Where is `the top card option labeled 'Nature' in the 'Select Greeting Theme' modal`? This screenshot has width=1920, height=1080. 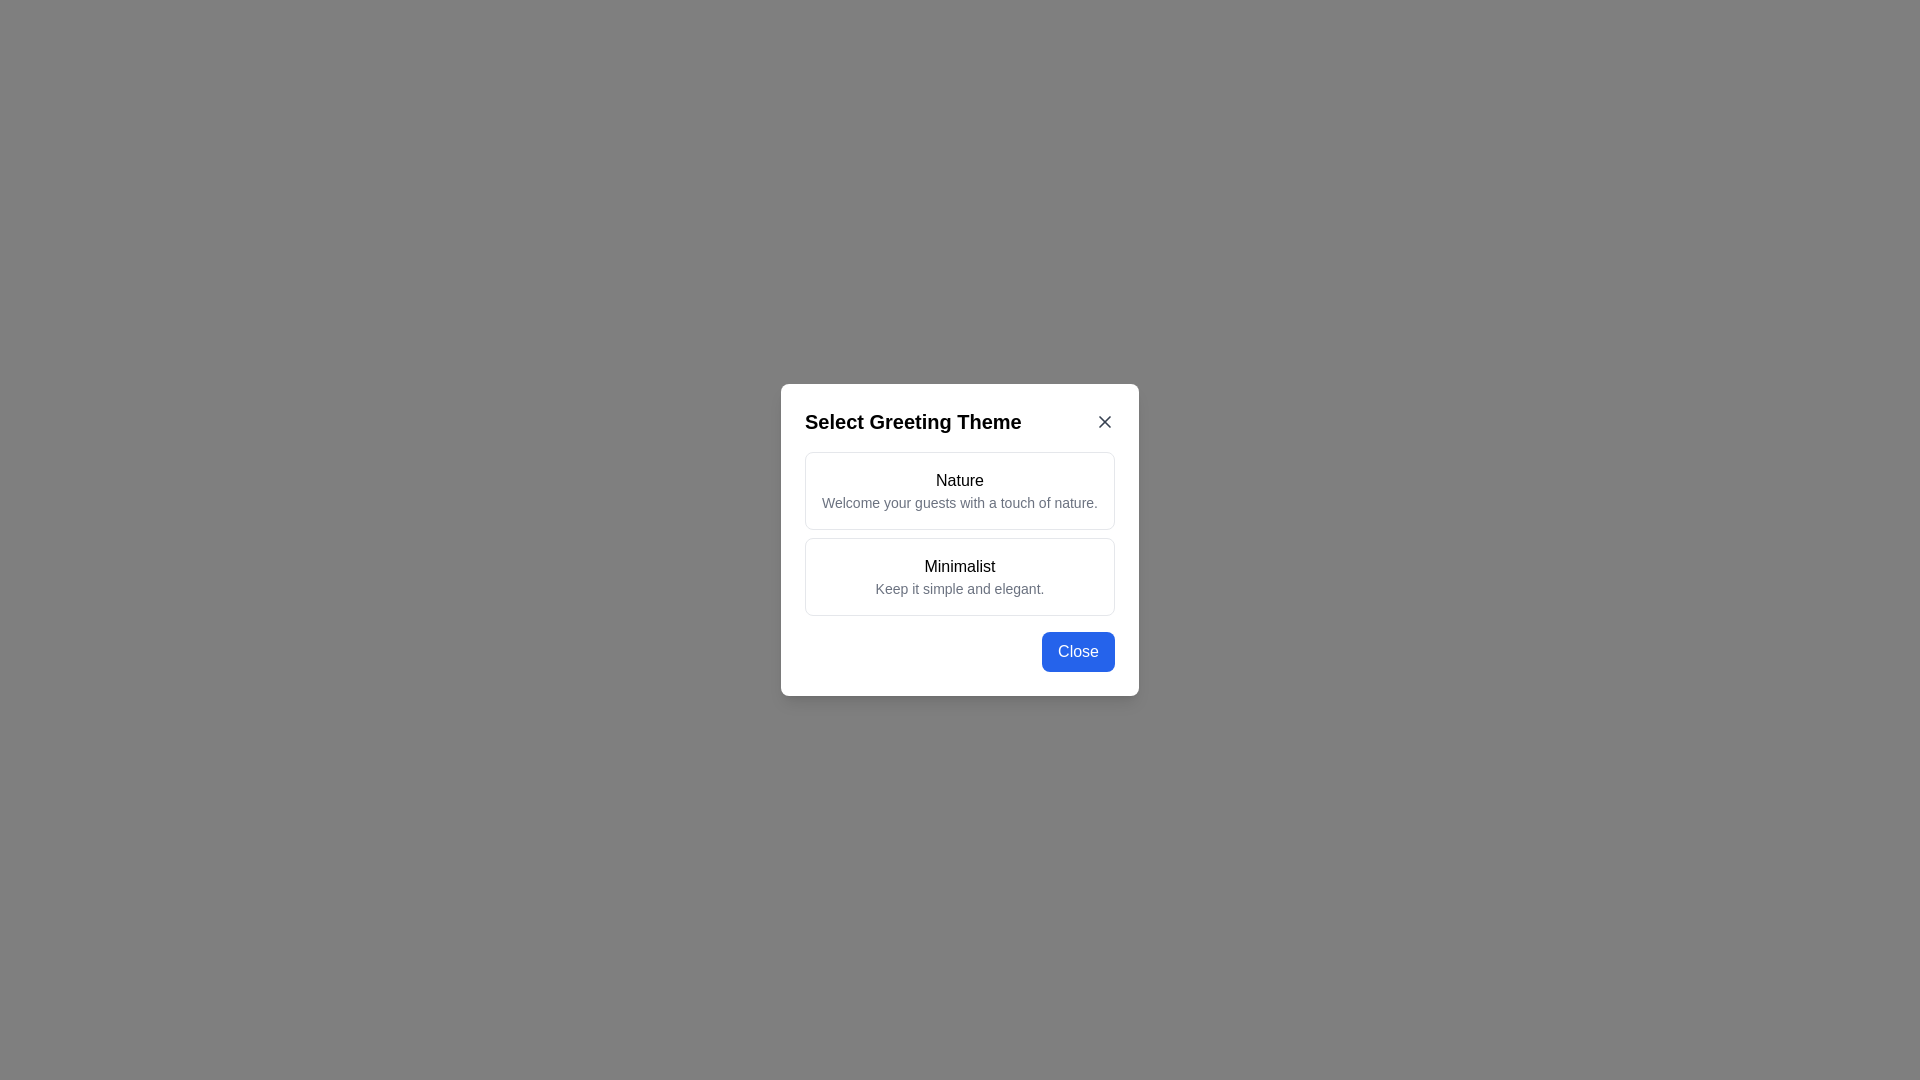 the top card option labeled 'Nature' in the 'Select Greeting Theme' modal is located at coordinates (960, 490).